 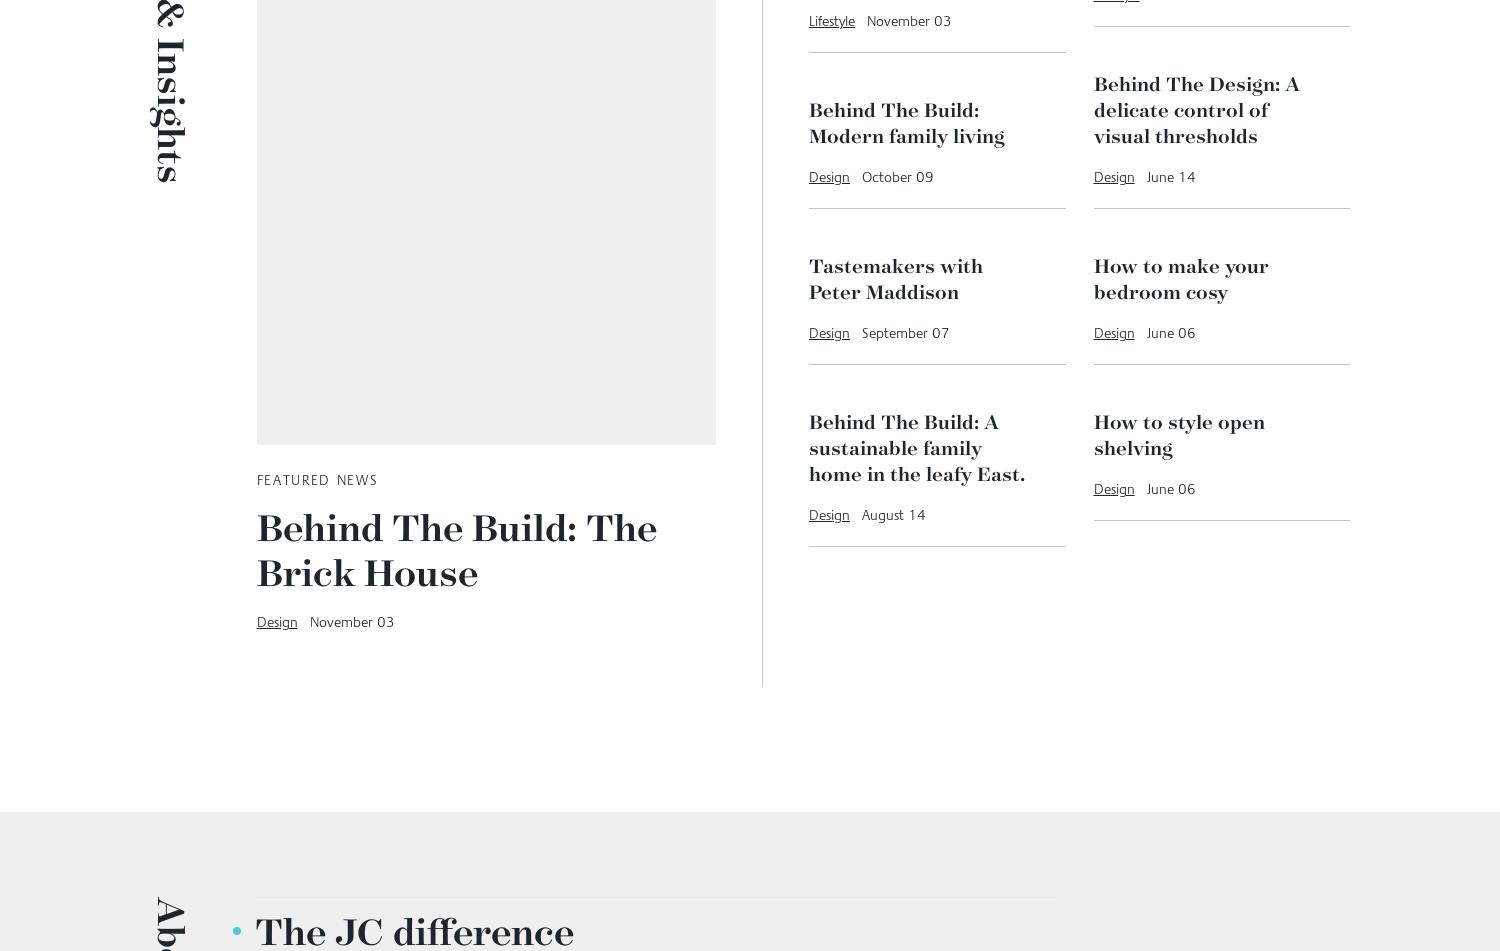 What do you see at coordinates (315, 479) in the screenshot?
I see `'FEATURED NEWS'` at bounding box center [315, 479].